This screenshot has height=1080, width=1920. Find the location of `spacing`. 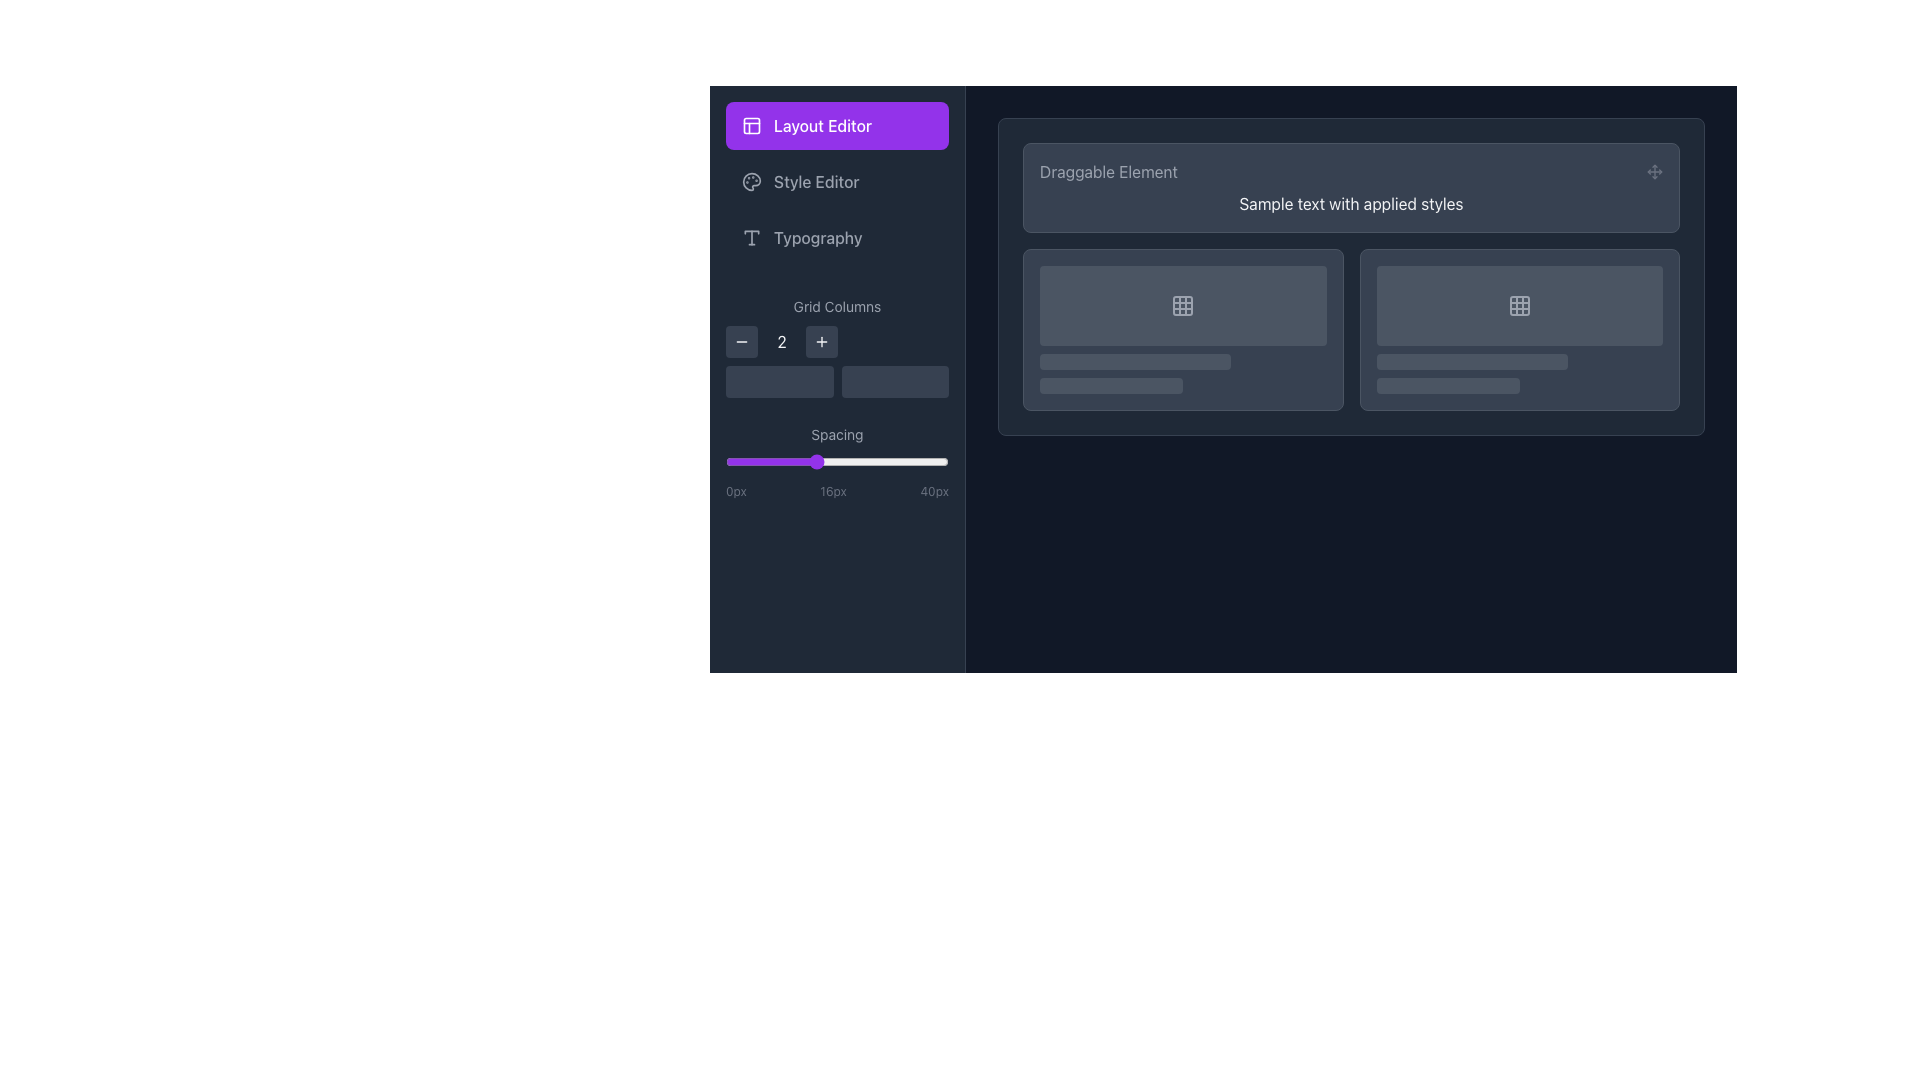

spacing is located at coordinates (859, 462).